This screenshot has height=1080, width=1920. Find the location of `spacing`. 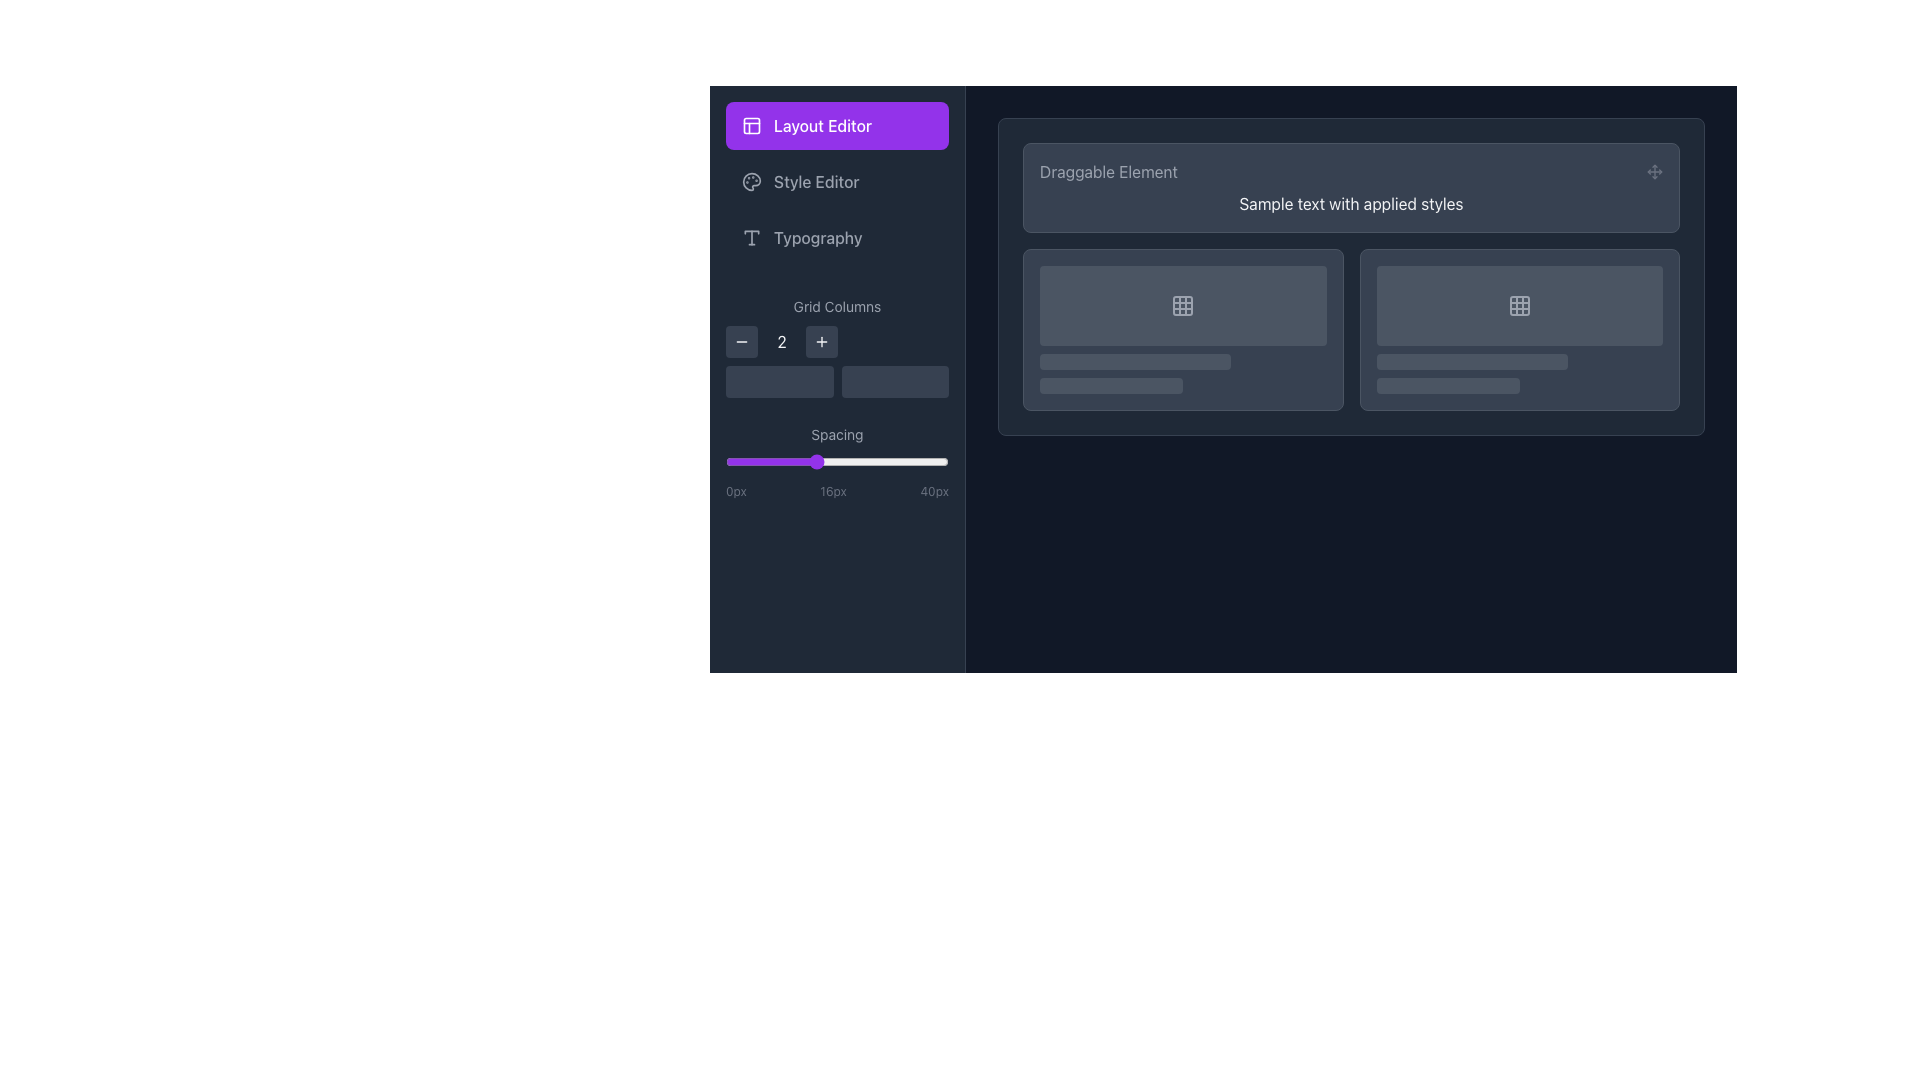

spacing is located at coordinates (859, 462).